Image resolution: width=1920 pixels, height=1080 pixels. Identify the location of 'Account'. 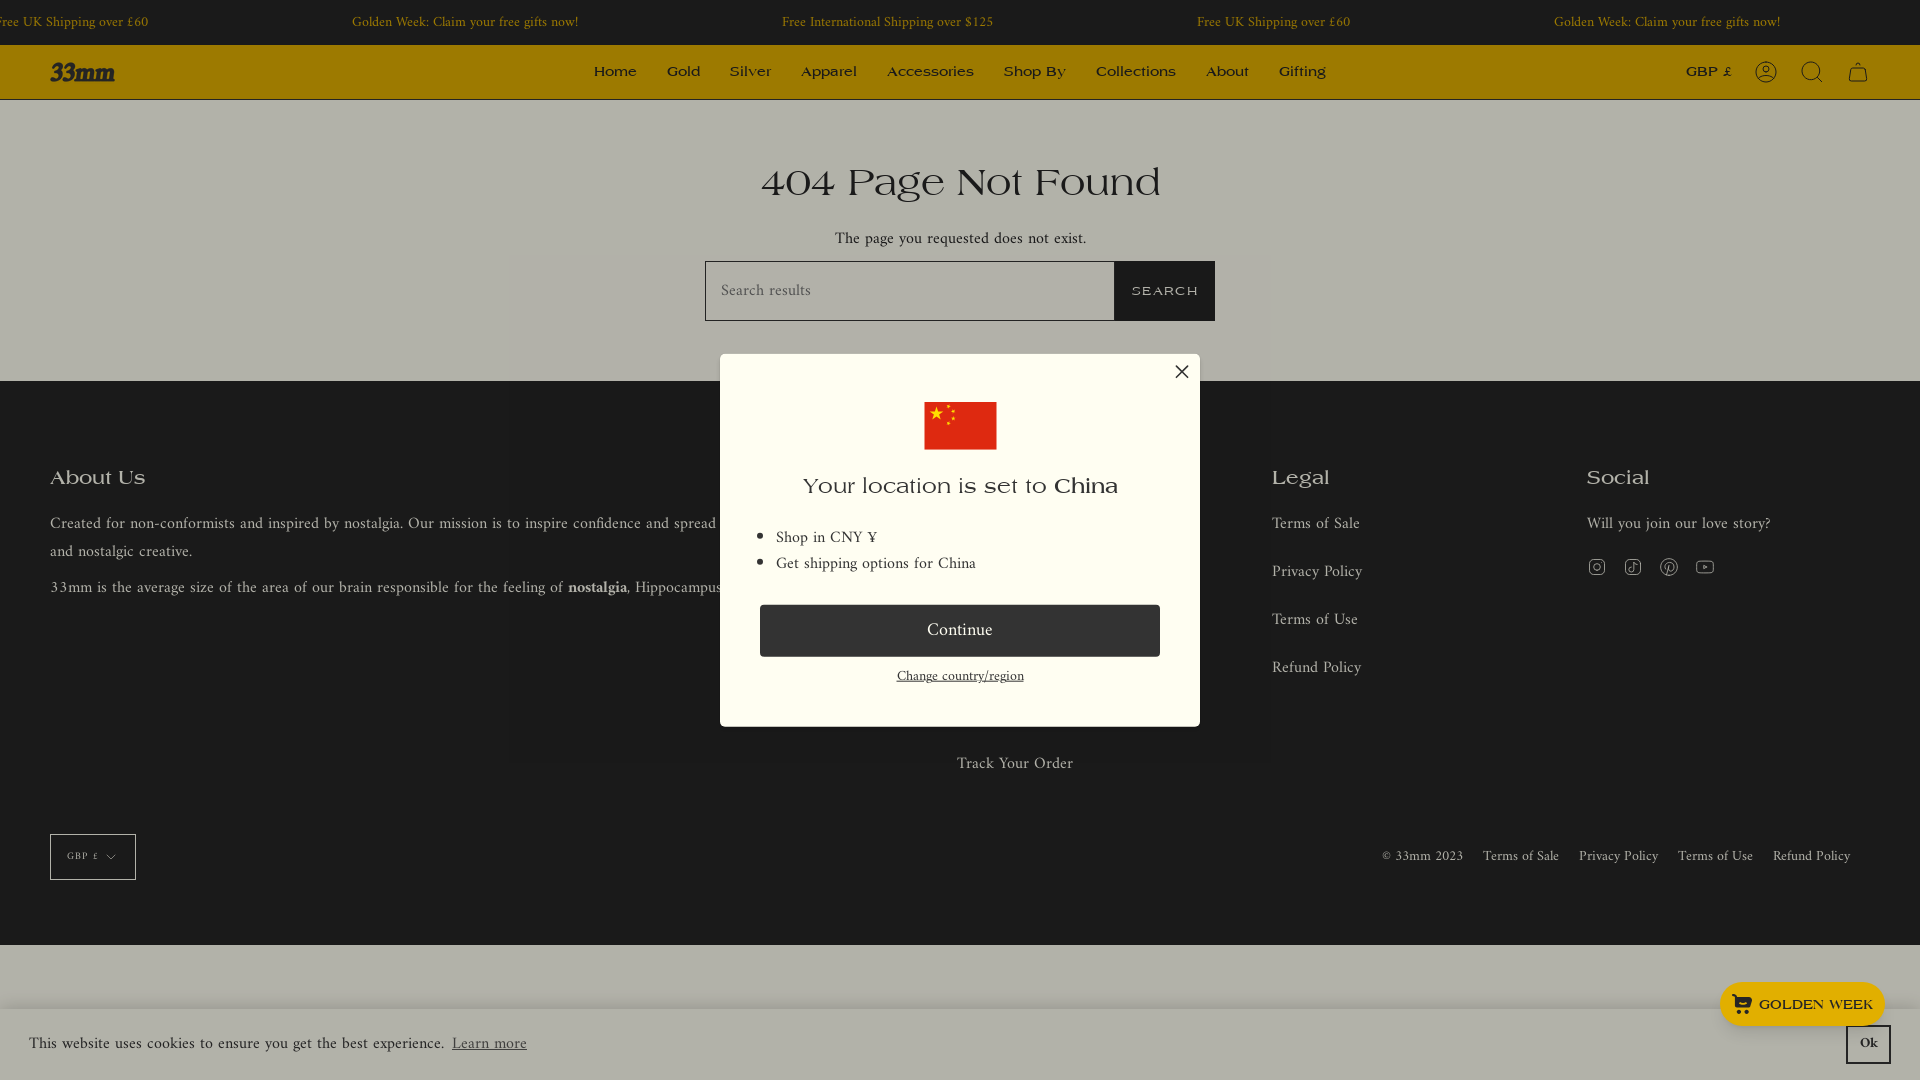
(1766, 71).